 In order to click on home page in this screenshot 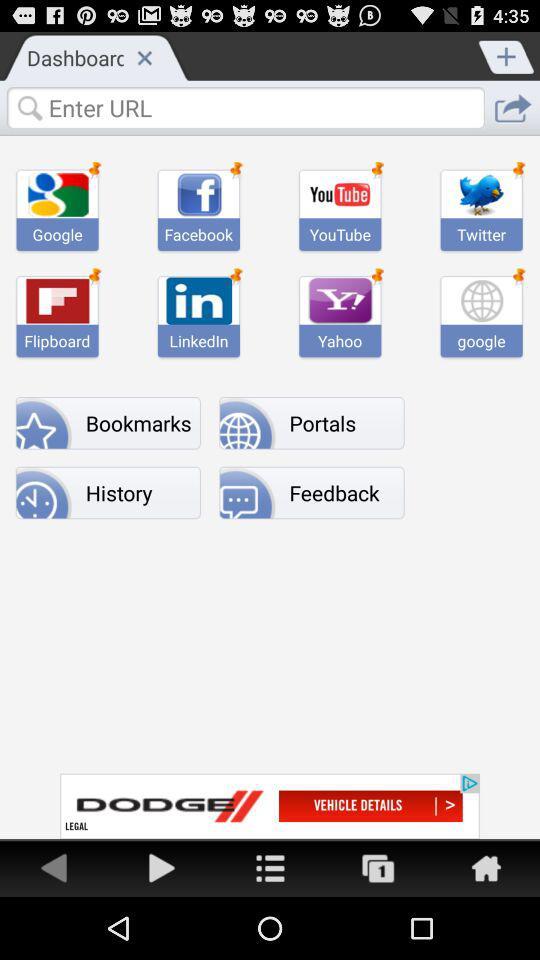, I will do `click(270, 866)`.